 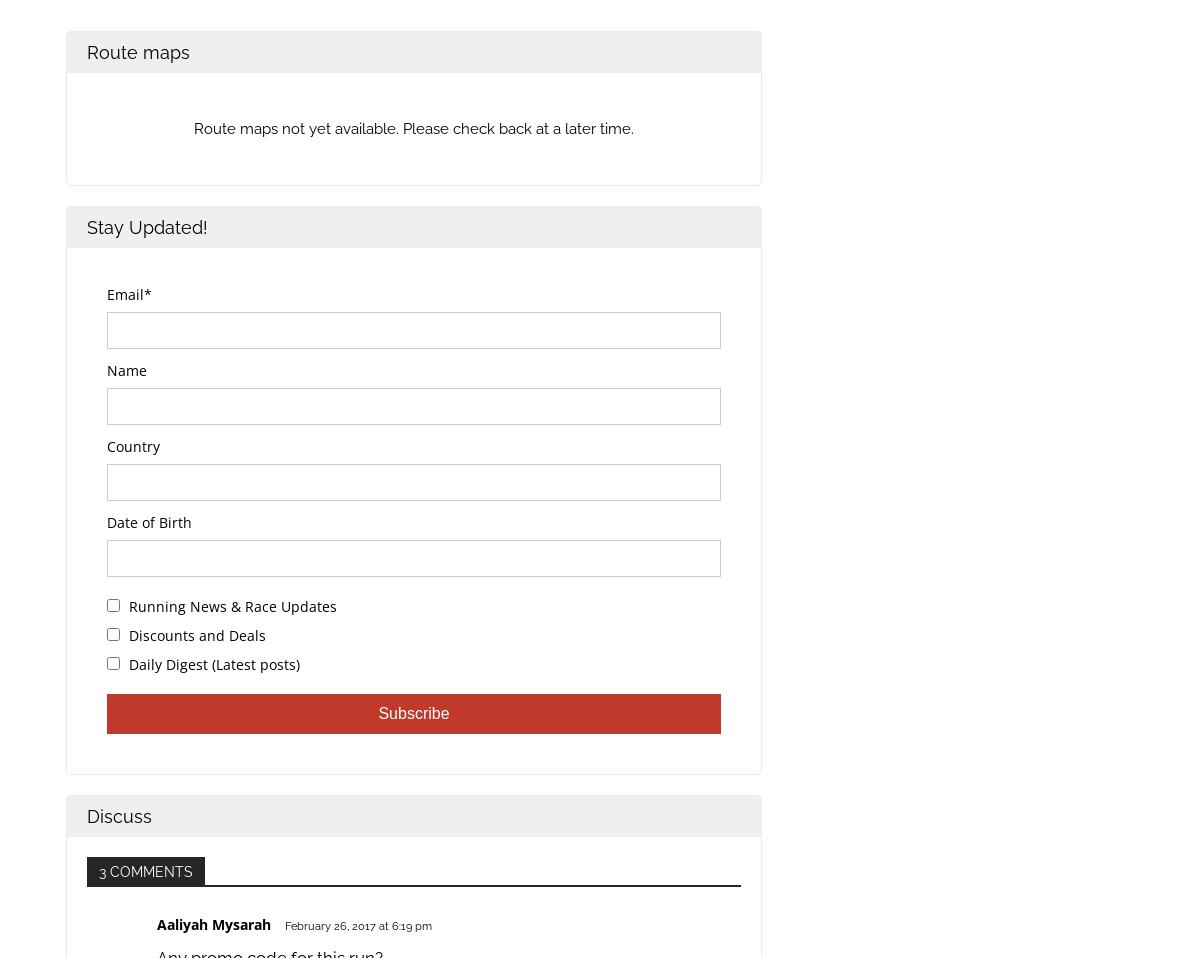 I want to click on 'Aaliyah Mysarah', so click(x=155, y=924).